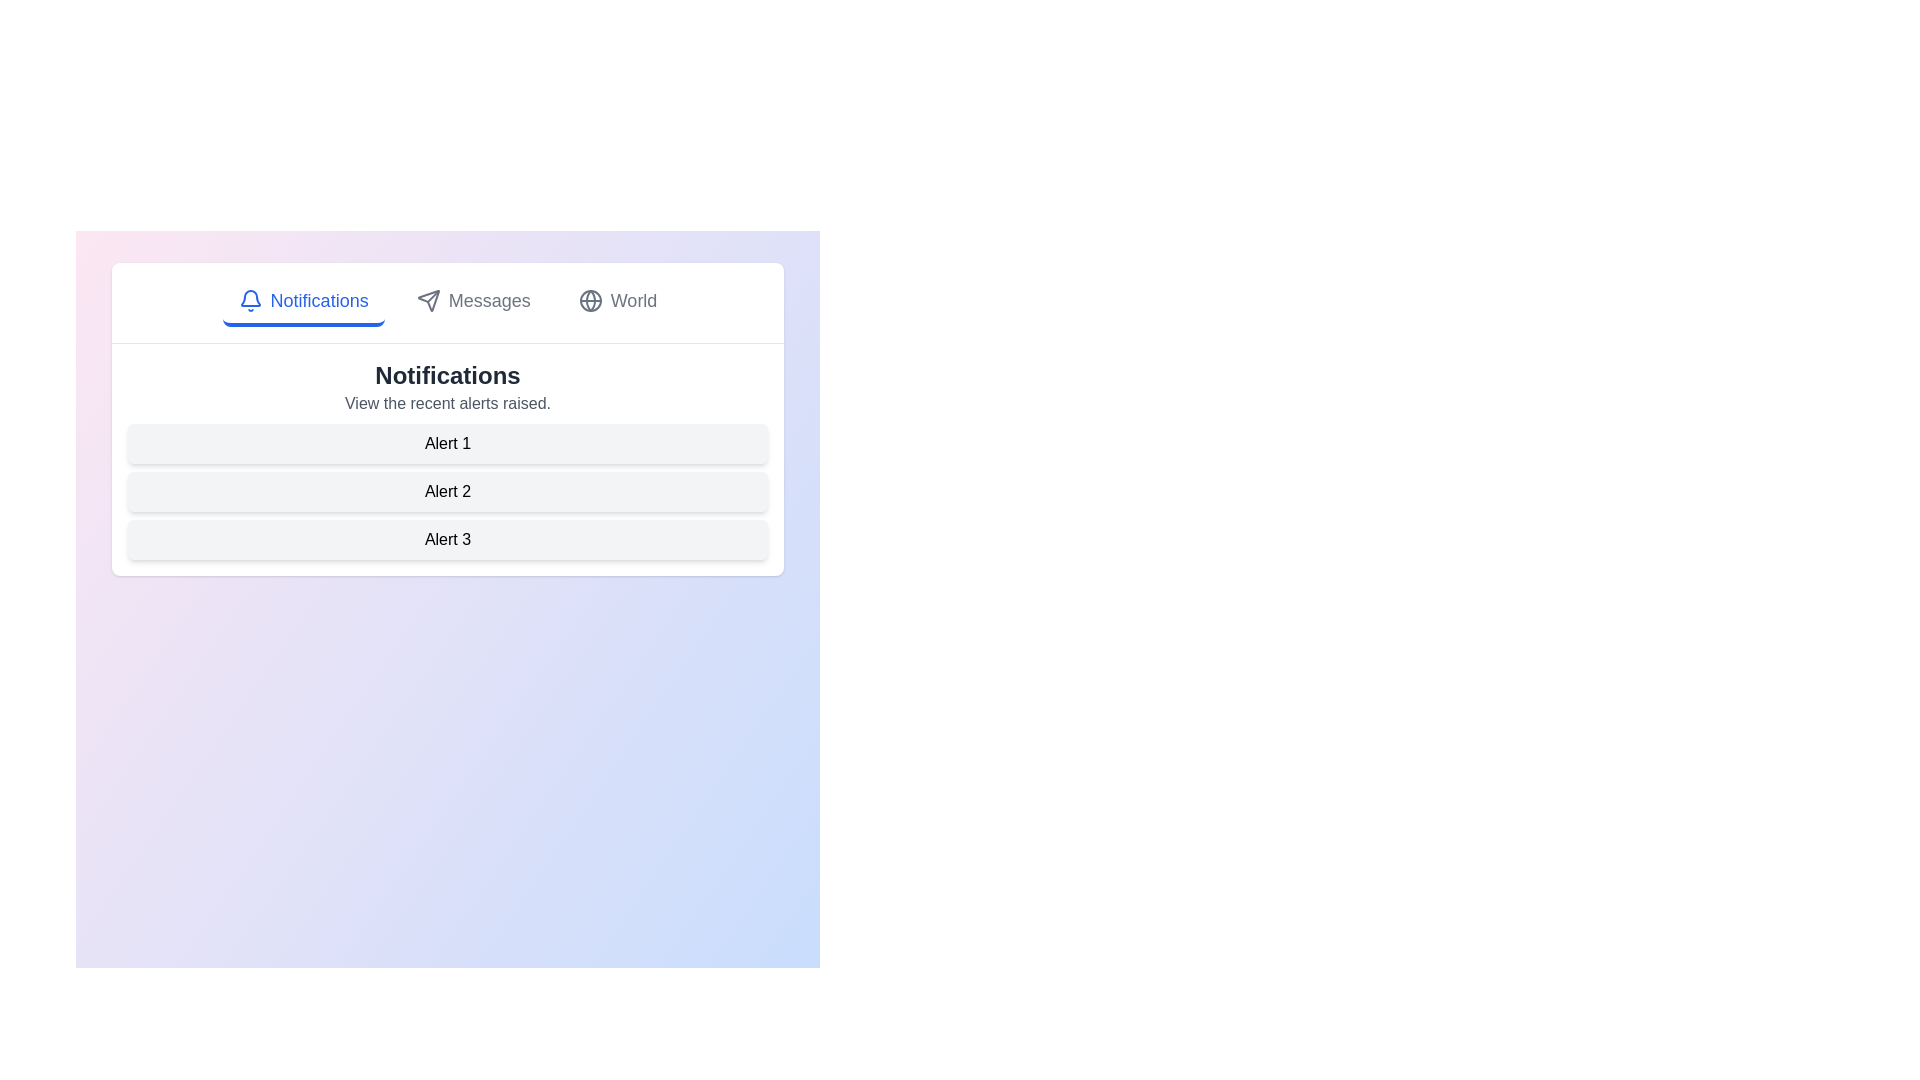 This screenshot has width=1920, height=1080. Describe the element at coordinates (472, 303) in the screenshot. I see `the Messages tab by clicking on its respective button` at that location.